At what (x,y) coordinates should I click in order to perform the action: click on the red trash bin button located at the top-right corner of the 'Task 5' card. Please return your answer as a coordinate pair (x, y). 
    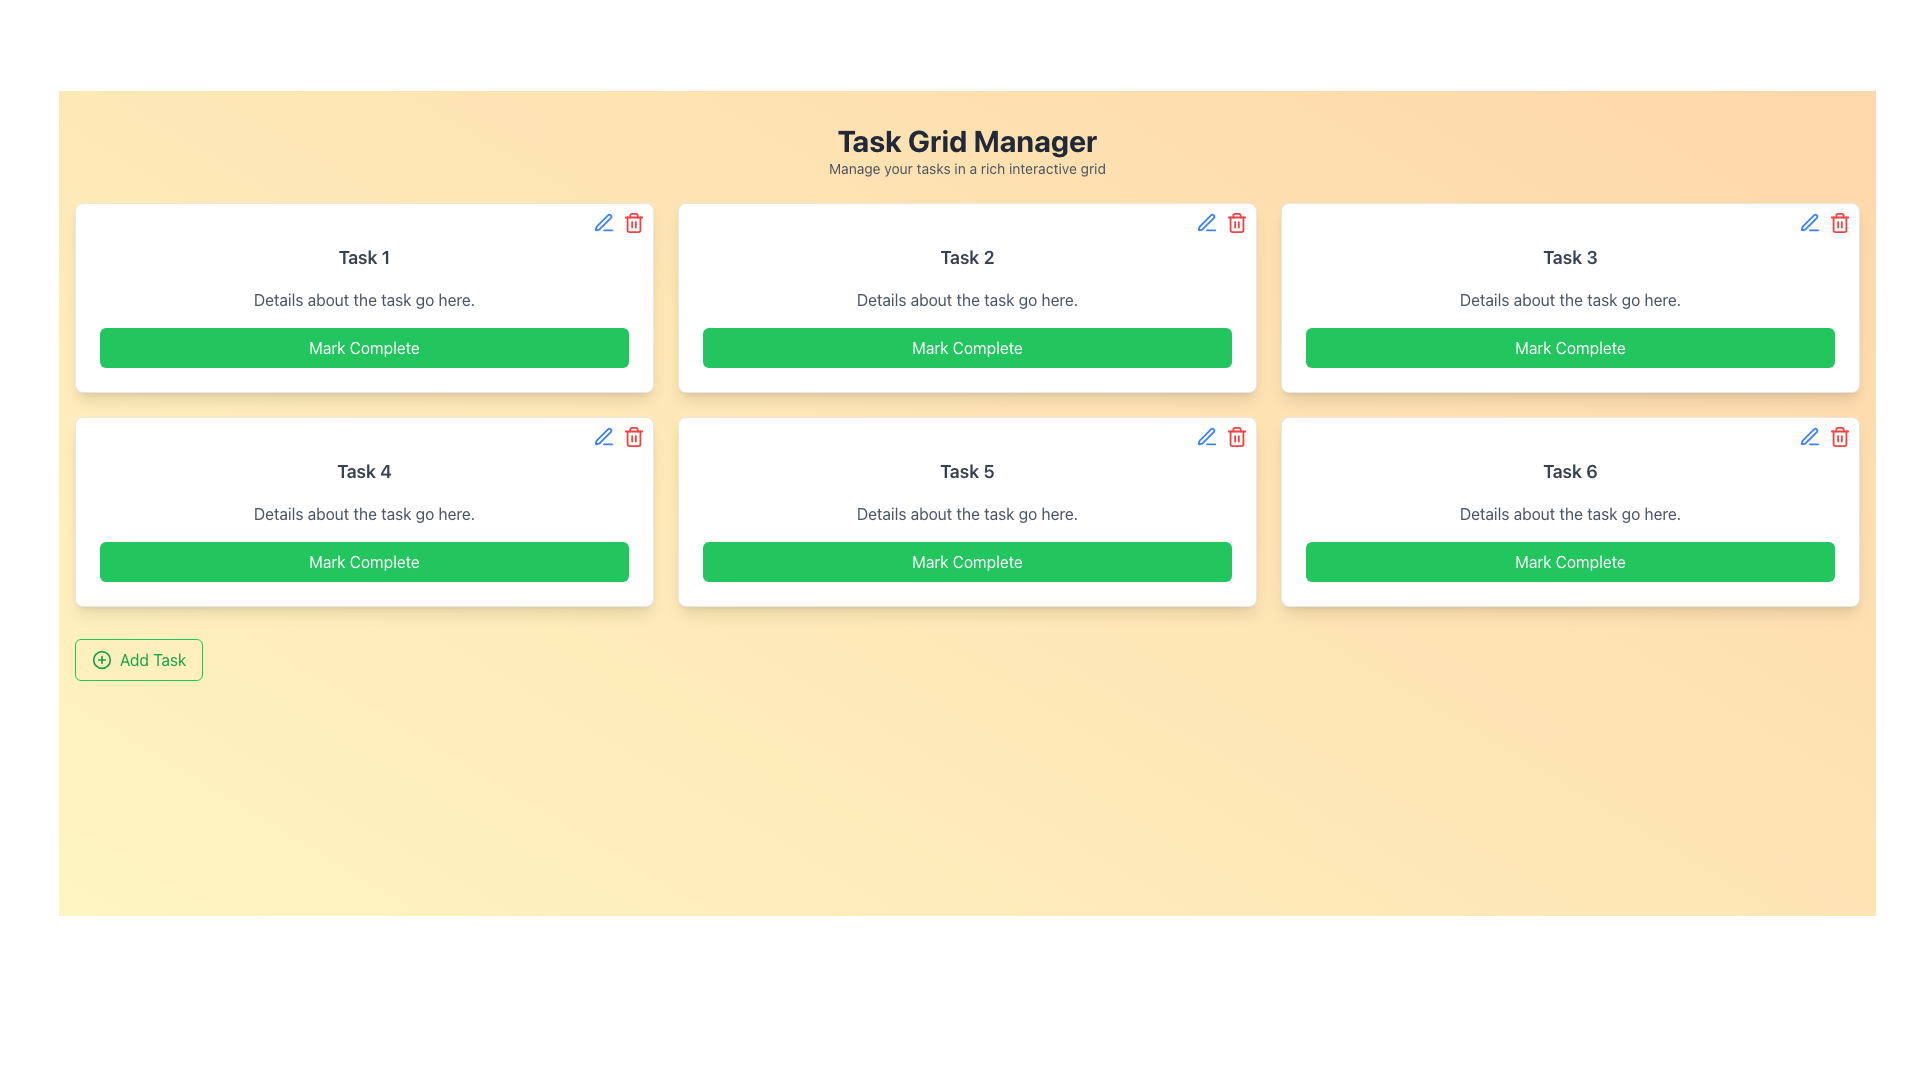
    Looking at the image, I should click on (1221, 435).